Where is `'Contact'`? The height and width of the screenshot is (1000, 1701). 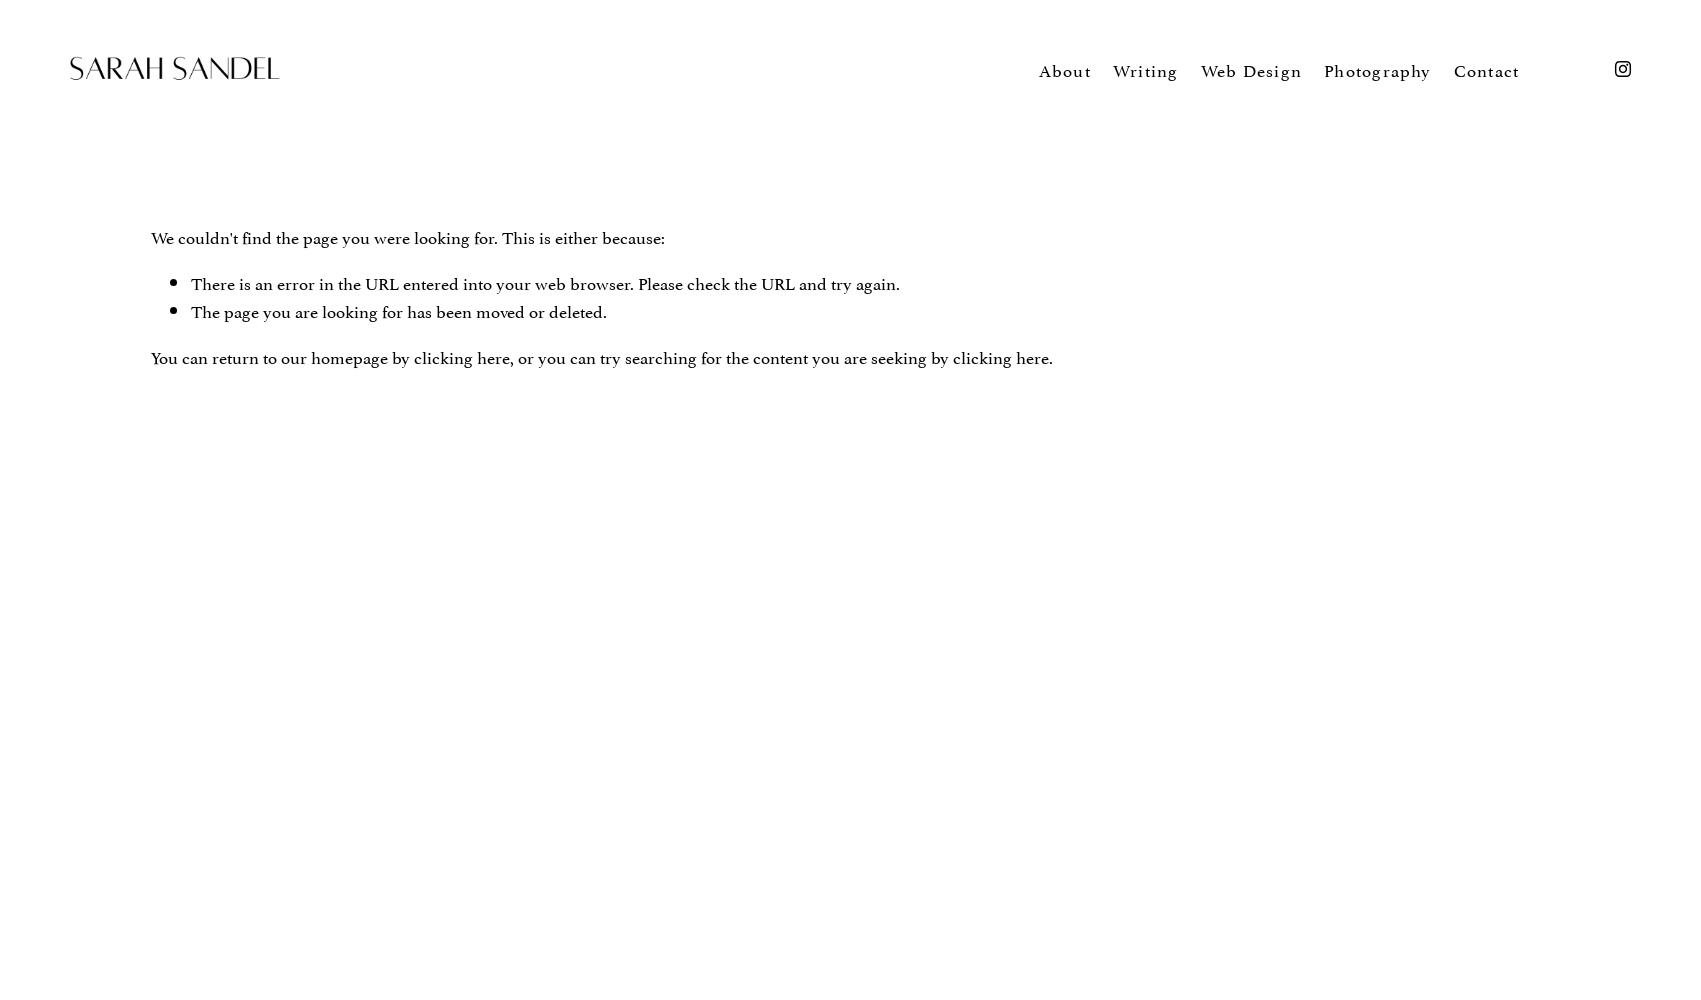
'Contact' is located at coordinates (1485, 67).